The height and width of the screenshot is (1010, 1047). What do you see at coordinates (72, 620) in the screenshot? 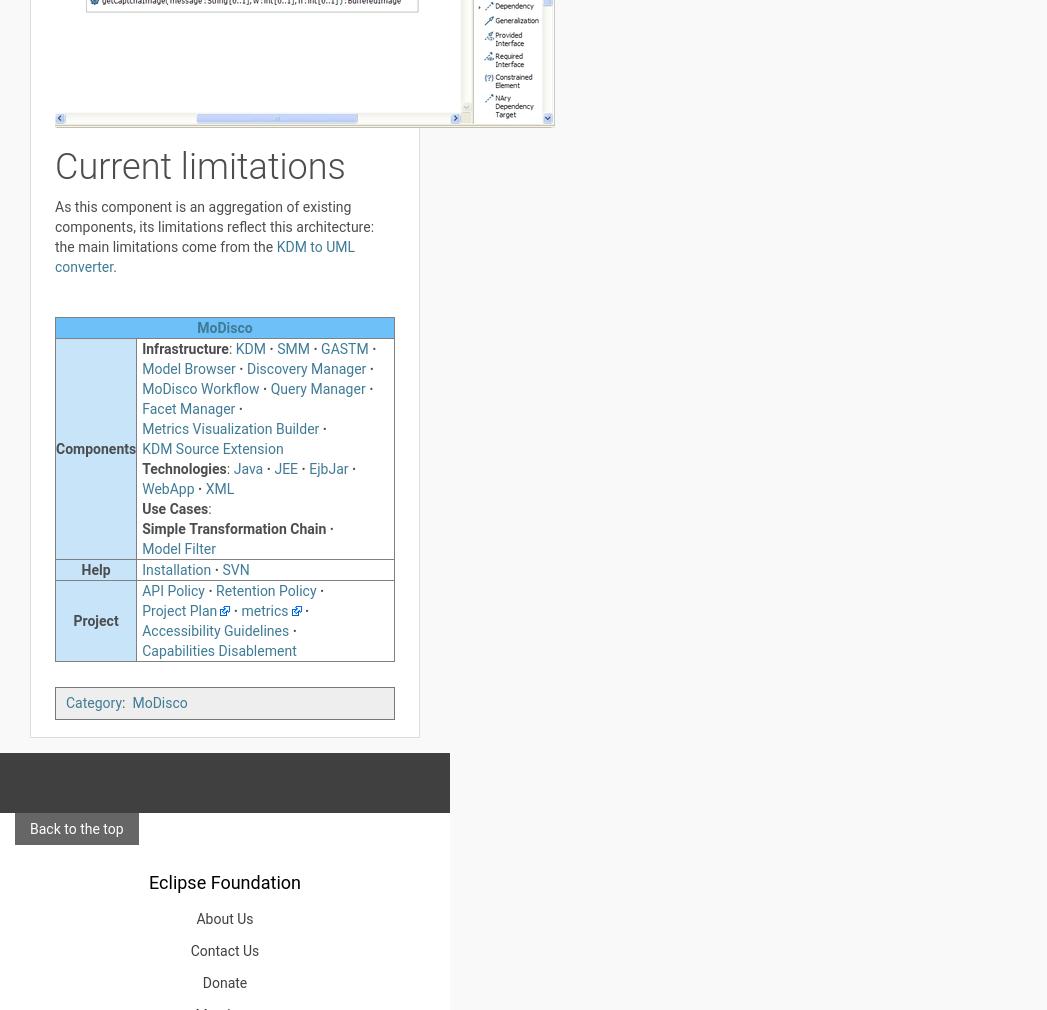
I see `'Project'` at bounding box center [72, 620].